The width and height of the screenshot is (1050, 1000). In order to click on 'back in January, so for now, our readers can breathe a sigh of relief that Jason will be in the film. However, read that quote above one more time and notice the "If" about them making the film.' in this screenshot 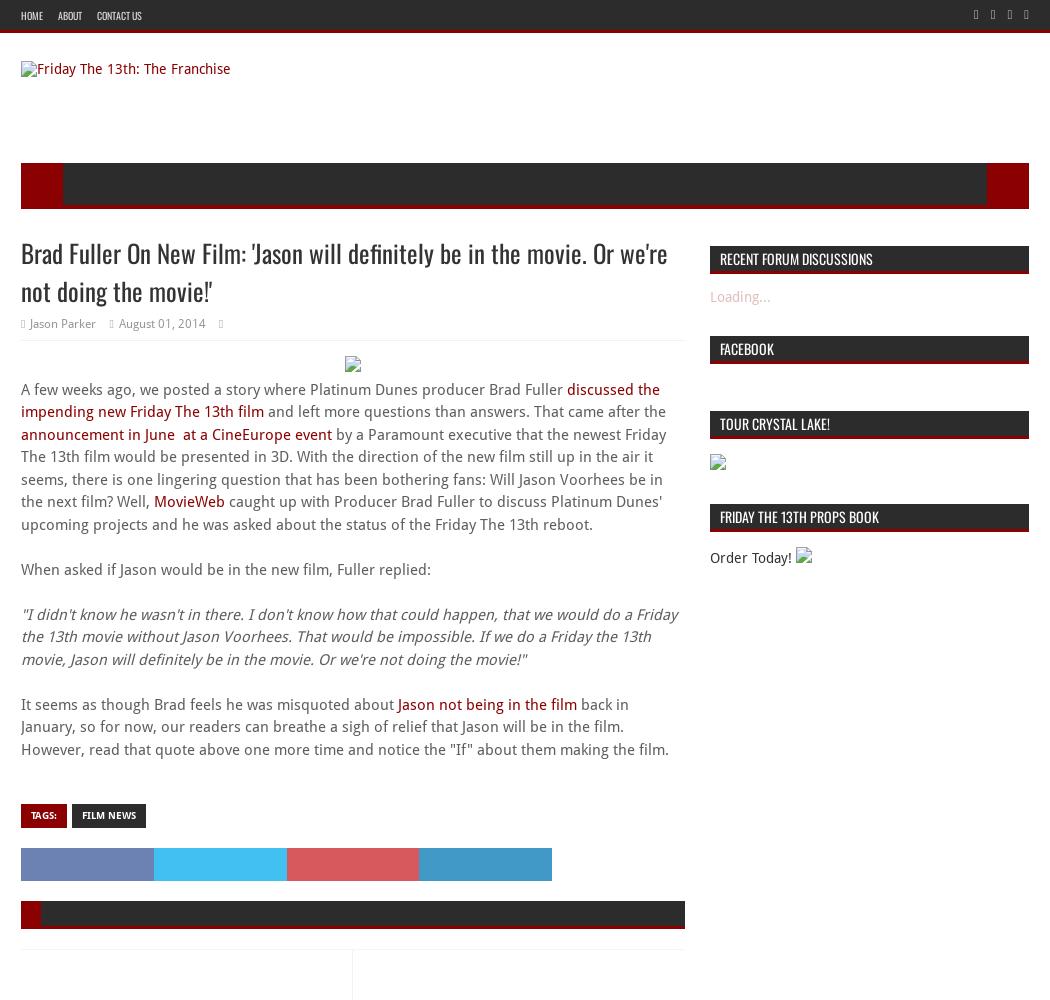, I will do `click(344, 725)`.